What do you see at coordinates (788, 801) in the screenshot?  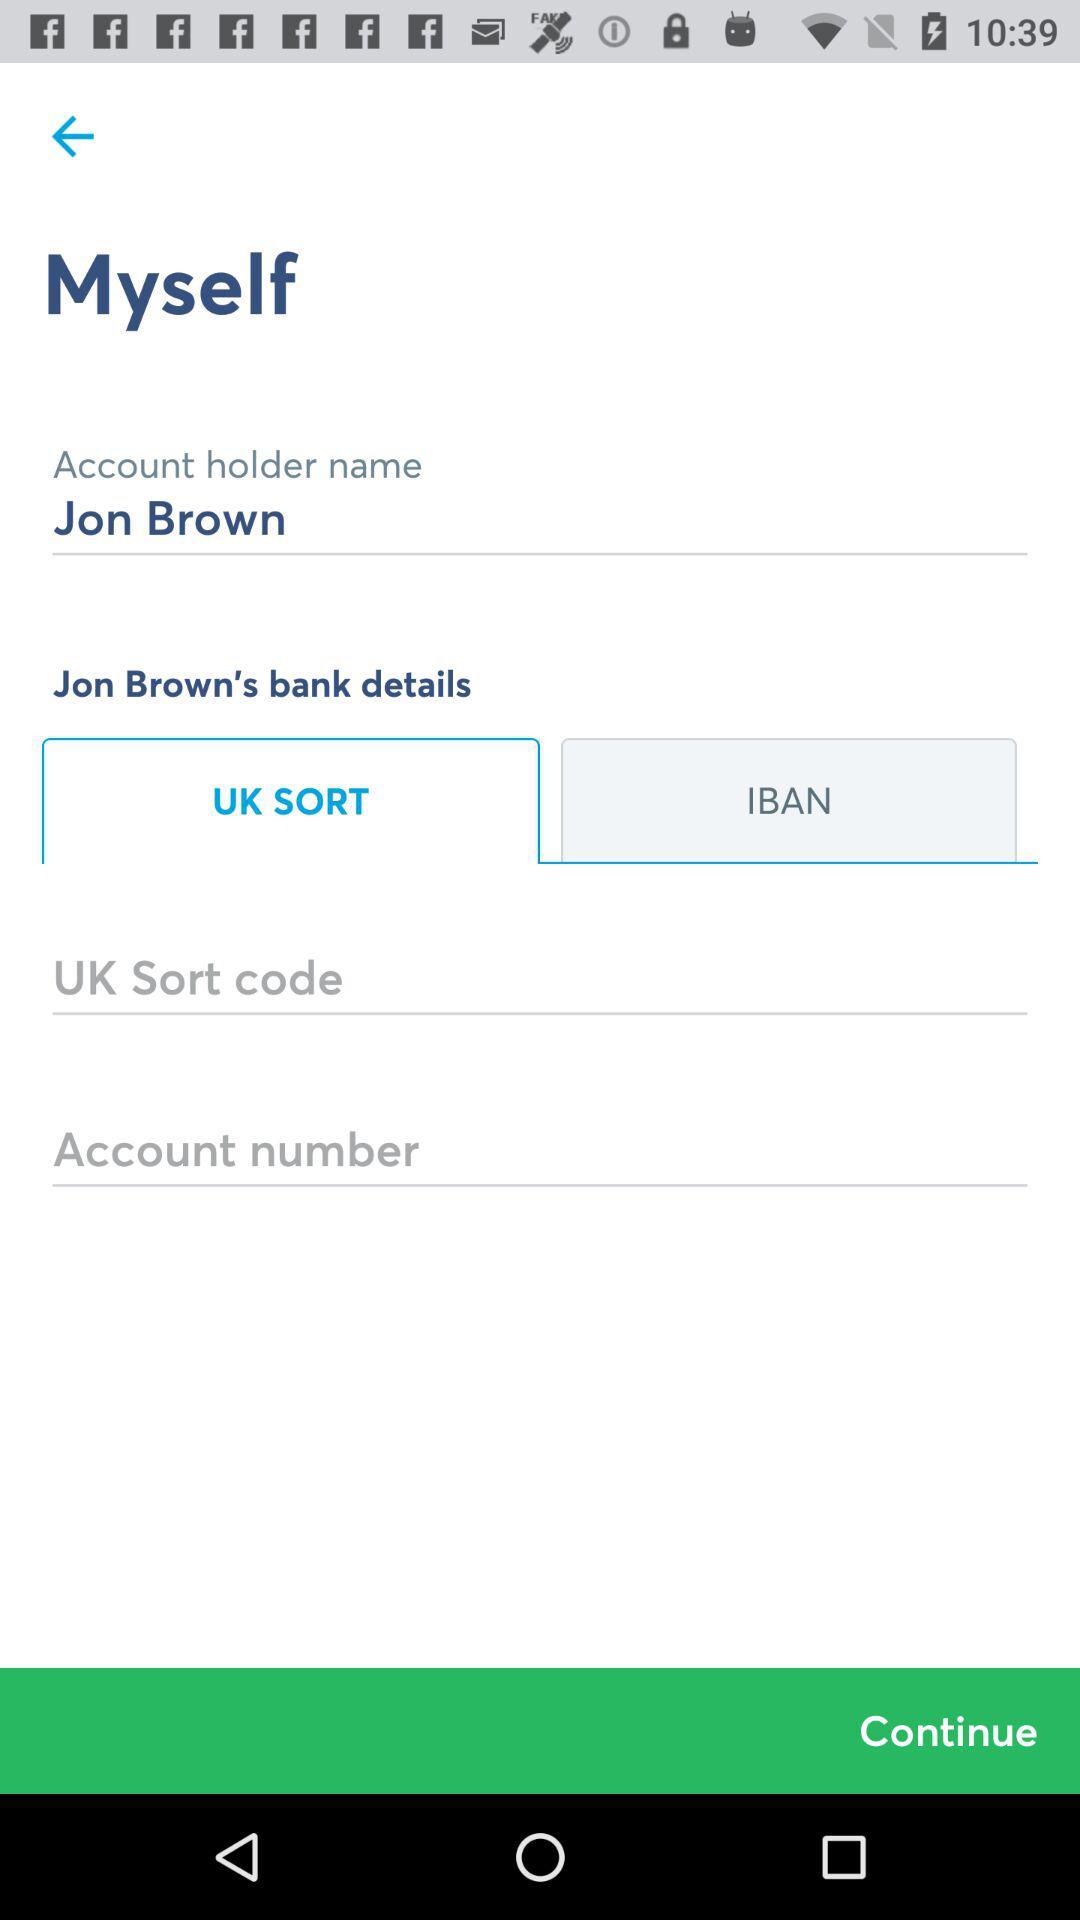 I see `item next to uk sort icon` at bounding box center [788, 801].